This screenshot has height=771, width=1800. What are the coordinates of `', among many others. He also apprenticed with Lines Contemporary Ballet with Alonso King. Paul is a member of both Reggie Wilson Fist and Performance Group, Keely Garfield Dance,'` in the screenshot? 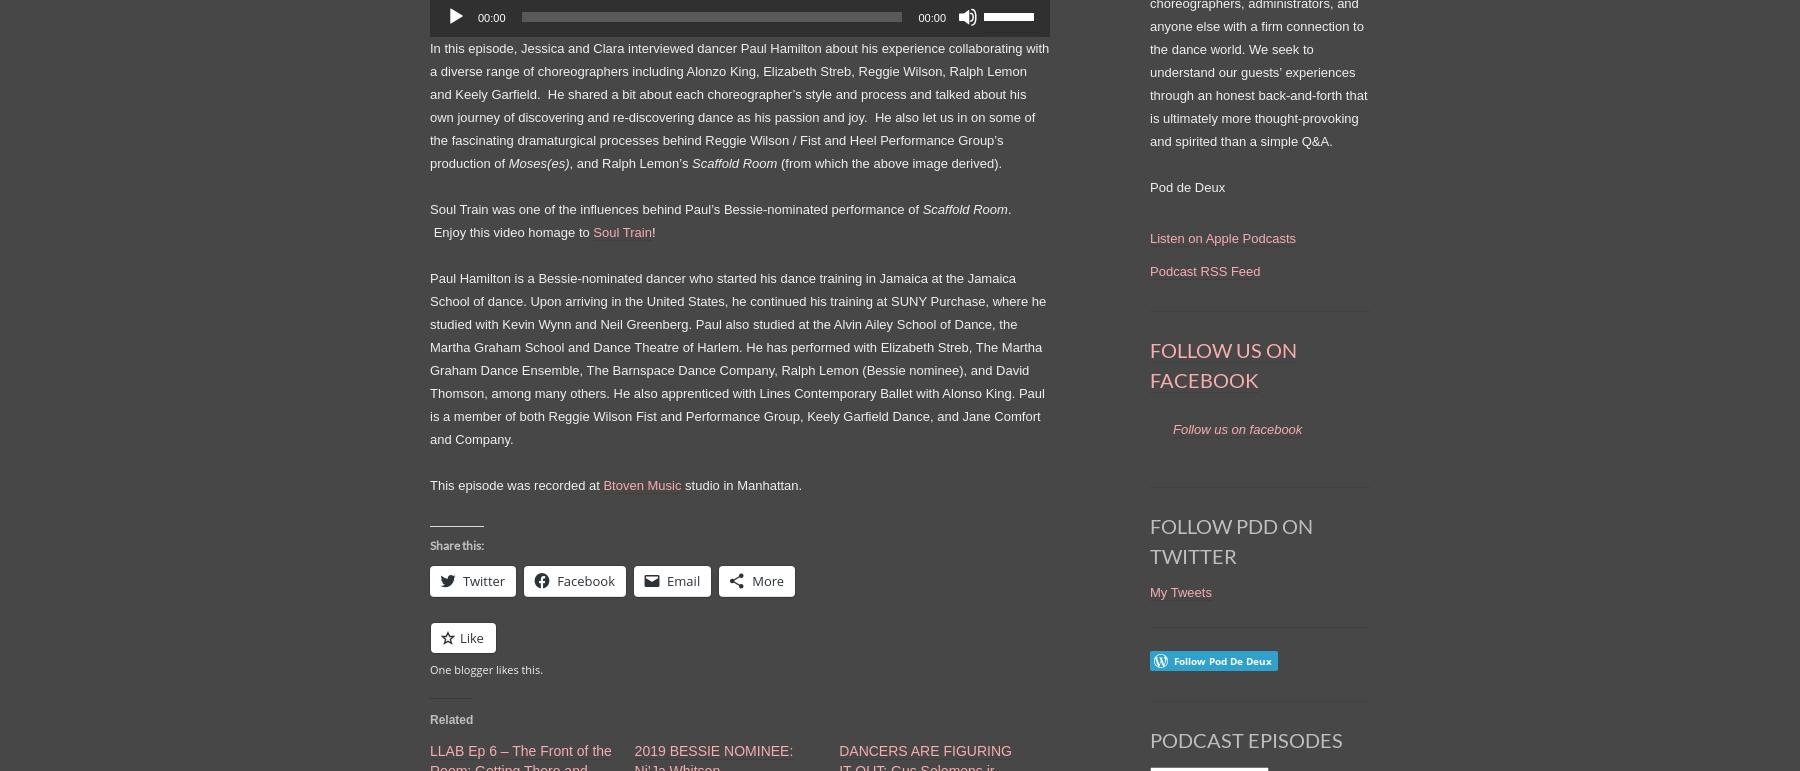 It's located at (735, 403).